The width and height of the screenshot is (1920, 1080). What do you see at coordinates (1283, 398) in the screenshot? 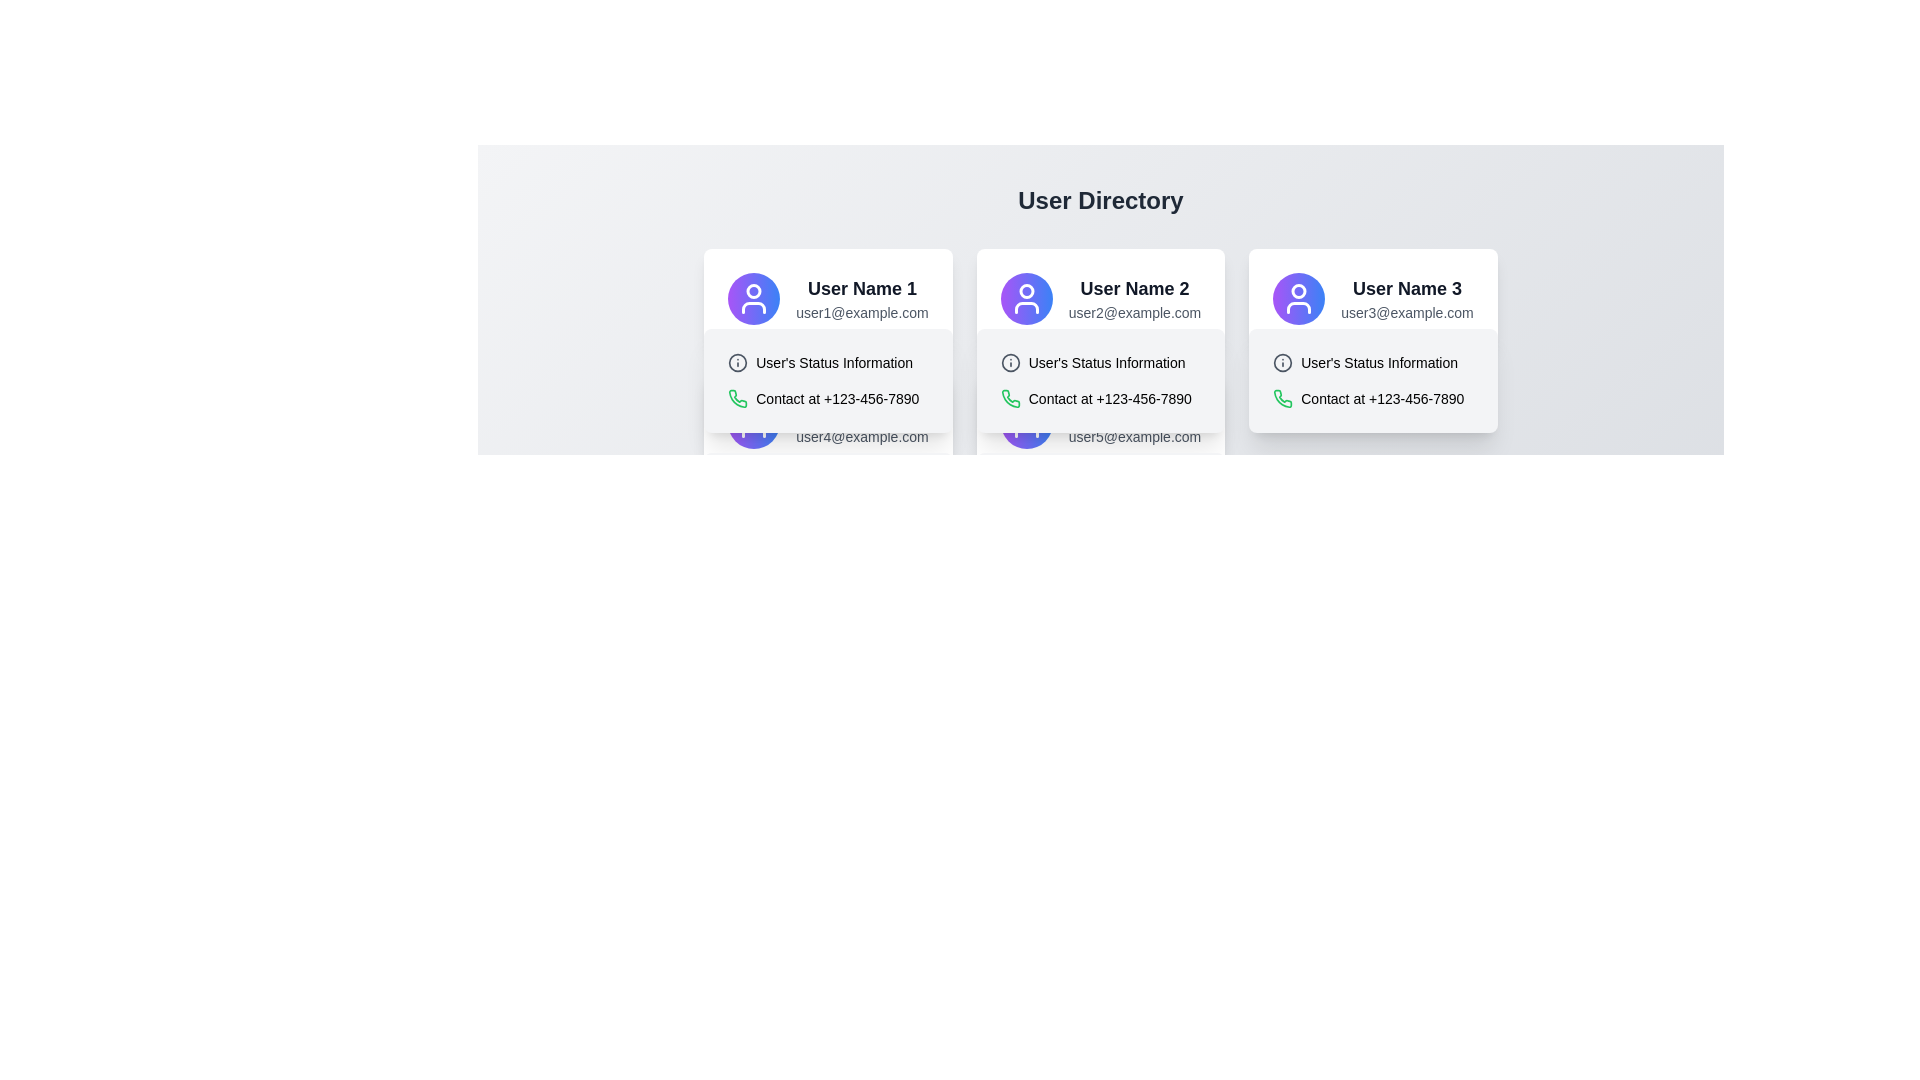
I see `visually on the green telephone handset icon located in the third card under 'User Name 3'` at bounding box center [1283, 398].